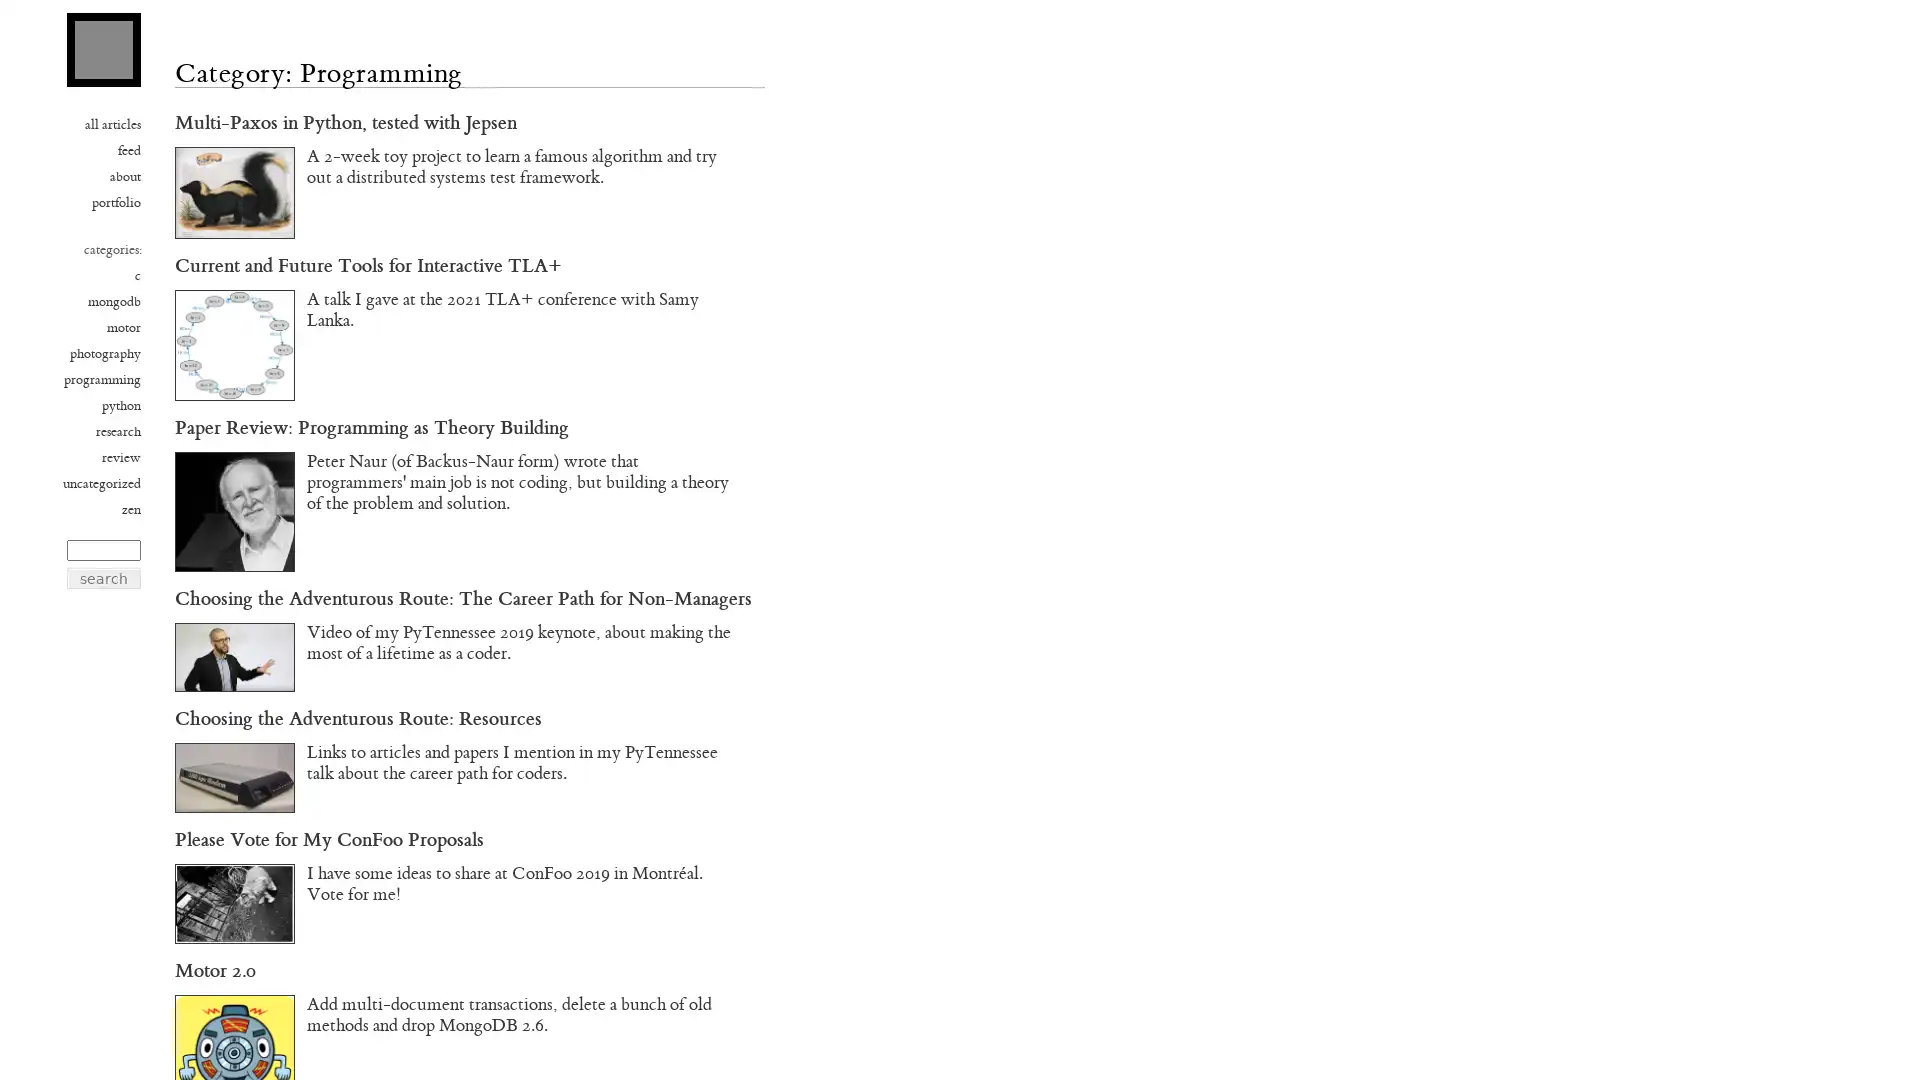 The height and width of the screenshot is (1080, 1920). Describe the element at coordinates (103, 578) in the screenshot. I see `search` at that location.